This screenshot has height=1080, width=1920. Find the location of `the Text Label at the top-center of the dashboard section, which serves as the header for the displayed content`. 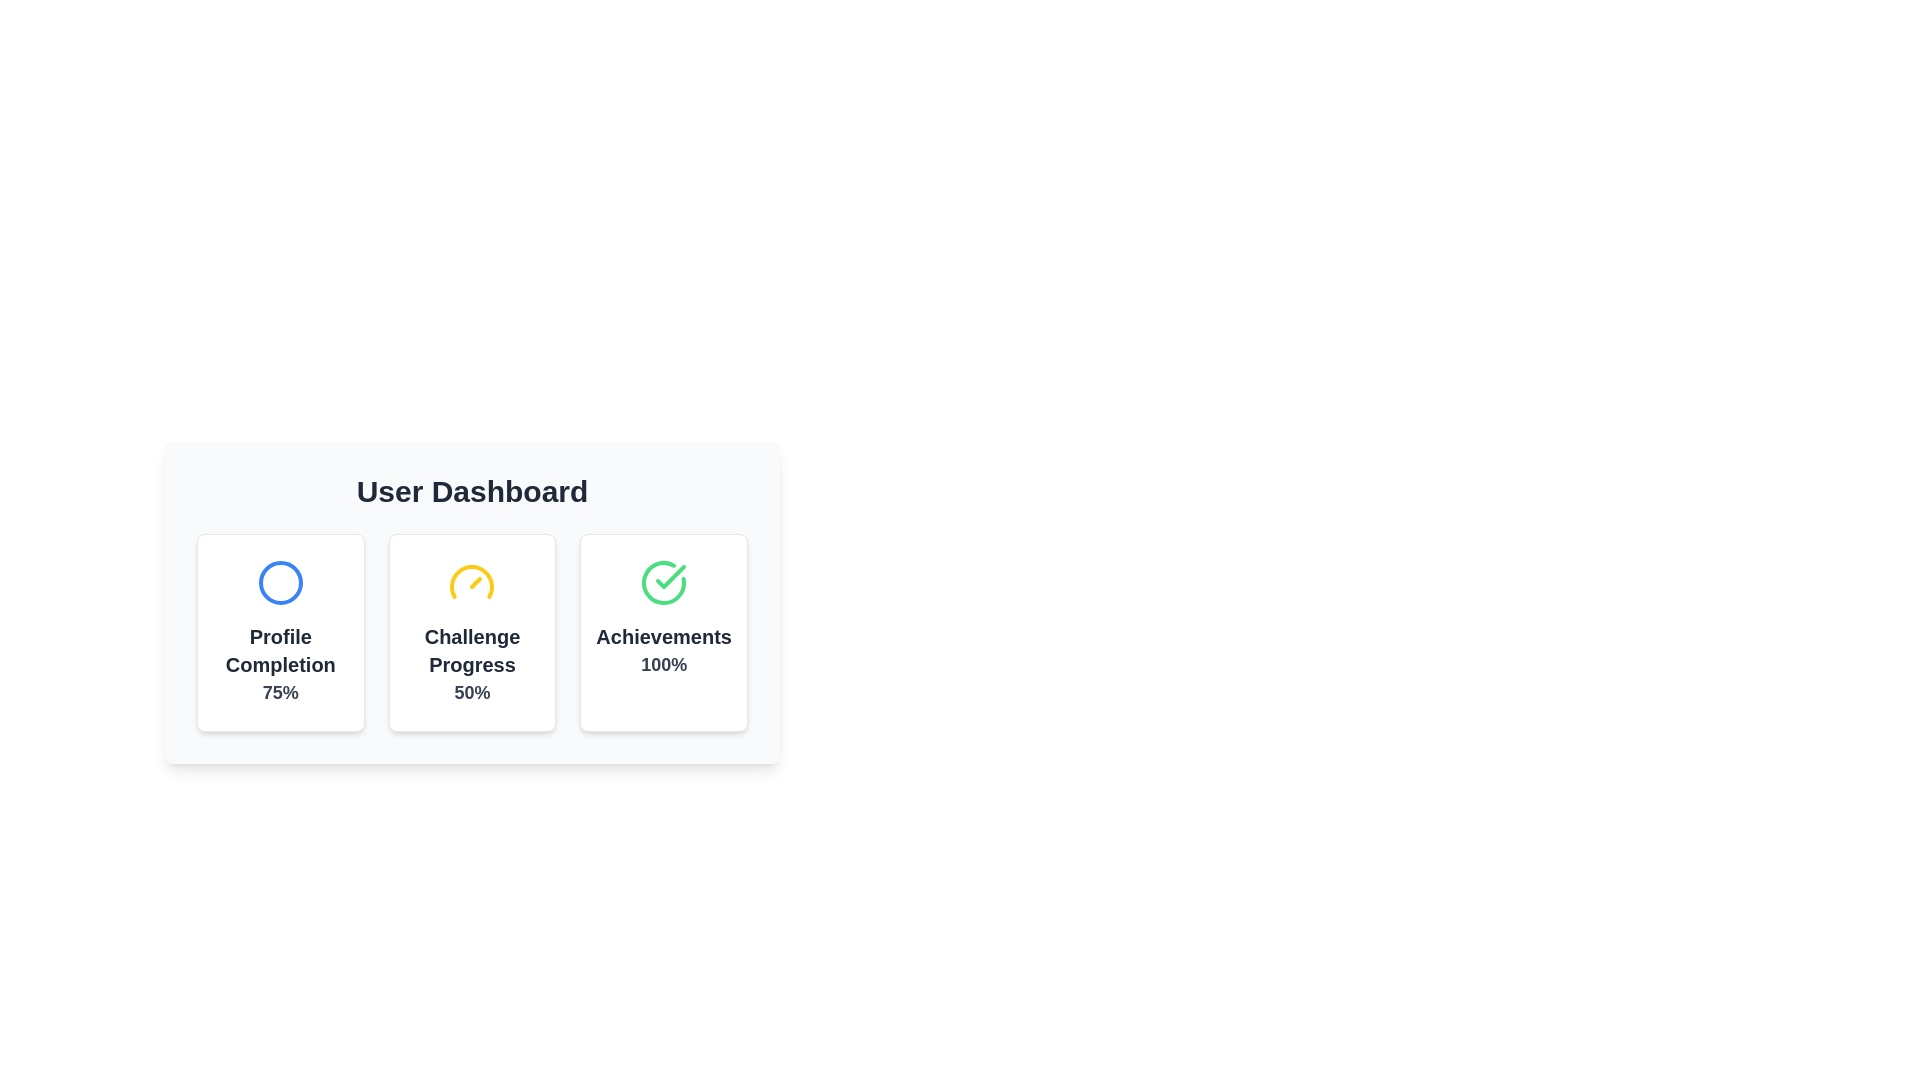

the Text Label at the top-center of the dashboard section, which serves as the header for the displayed content is located at coordinates (471, 492).